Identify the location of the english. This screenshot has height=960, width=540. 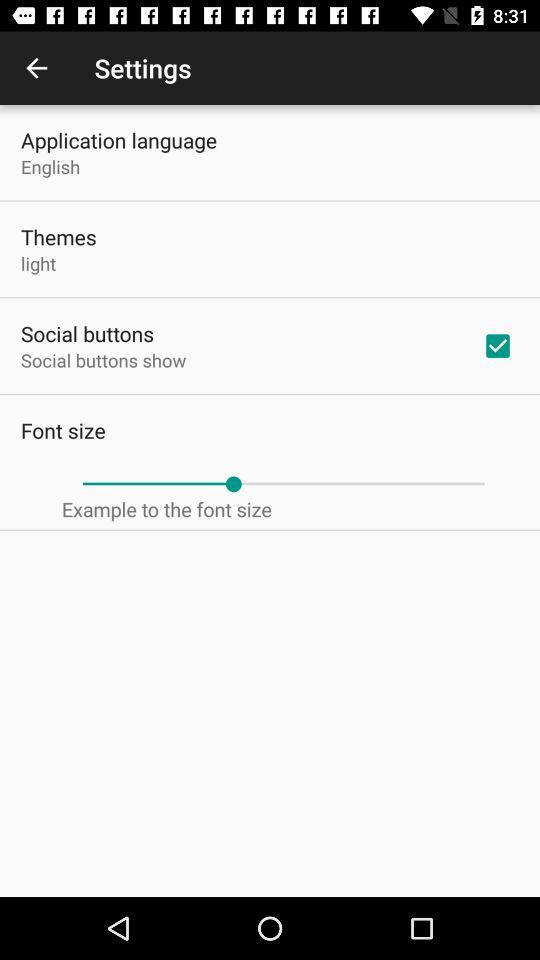
(50, 165).